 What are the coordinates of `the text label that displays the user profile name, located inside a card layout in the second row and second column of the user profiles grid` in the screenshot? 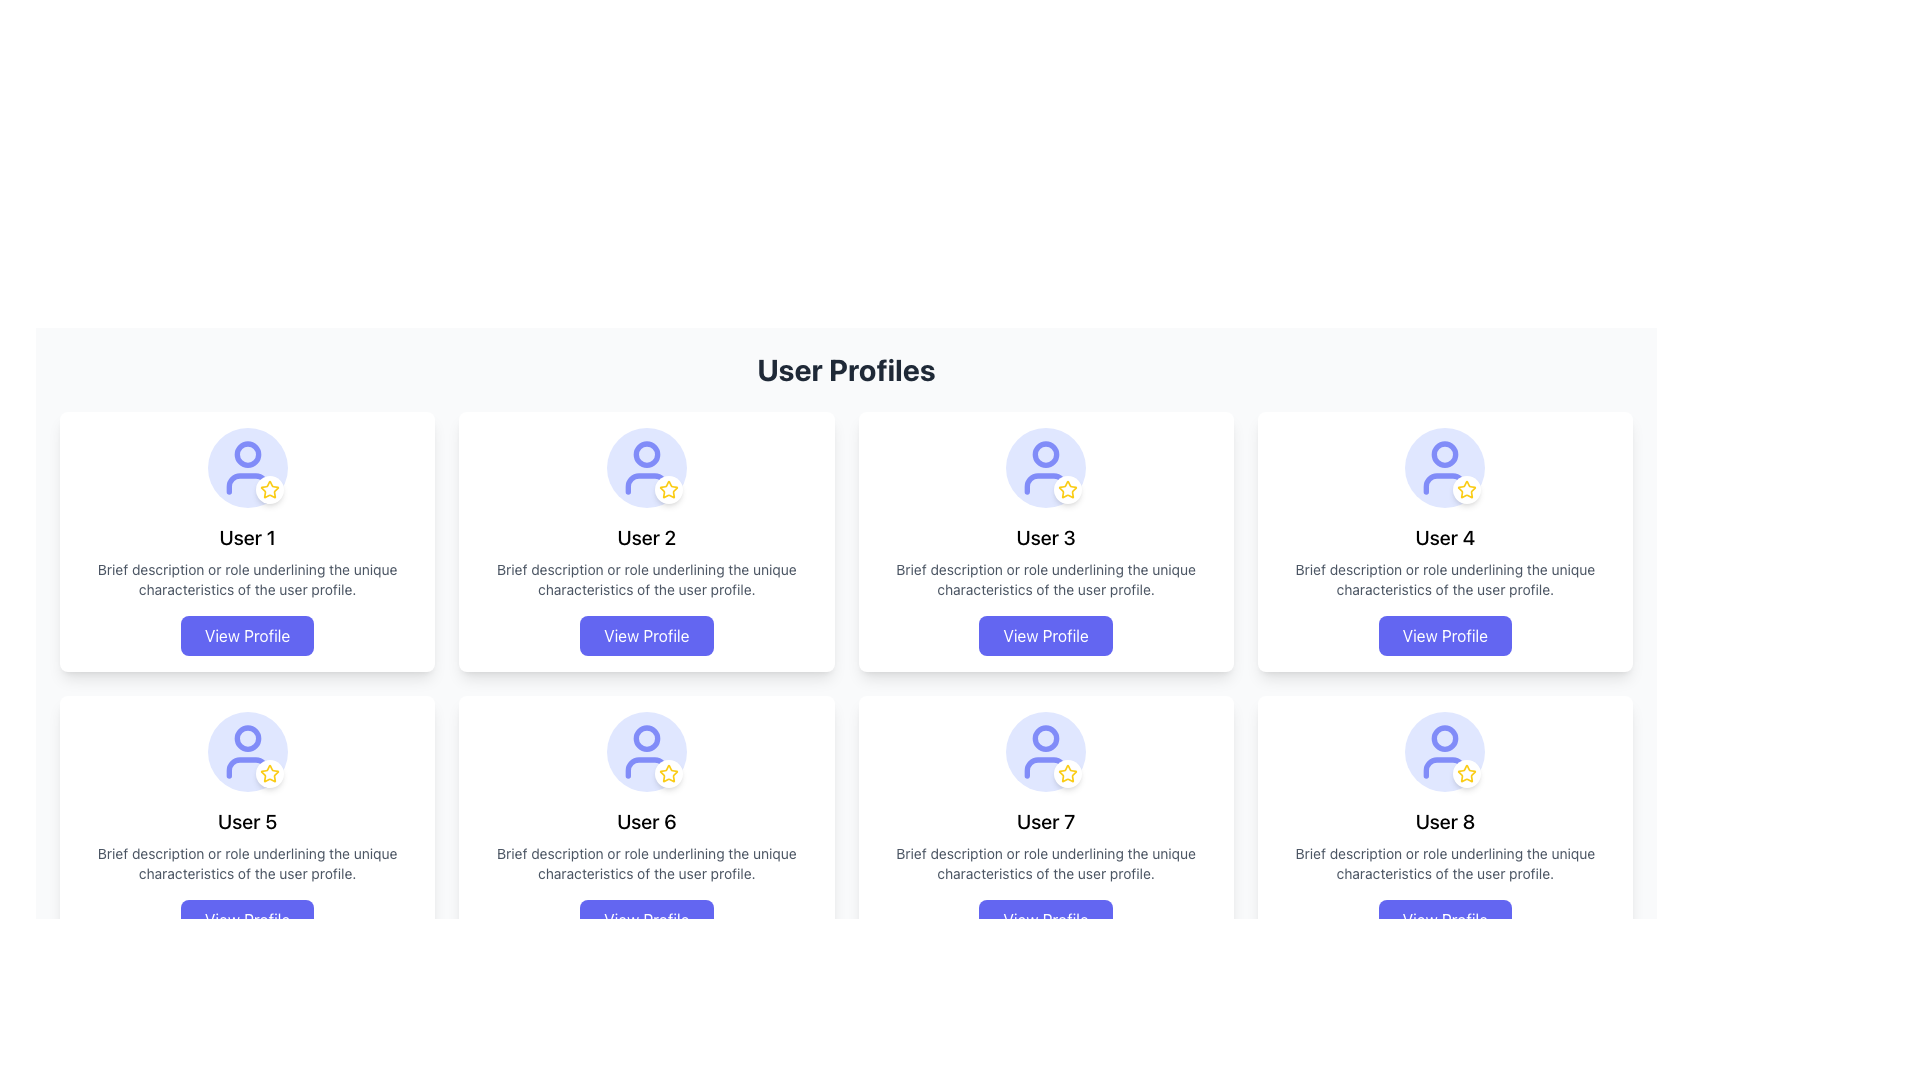 It's located at (646, 821).